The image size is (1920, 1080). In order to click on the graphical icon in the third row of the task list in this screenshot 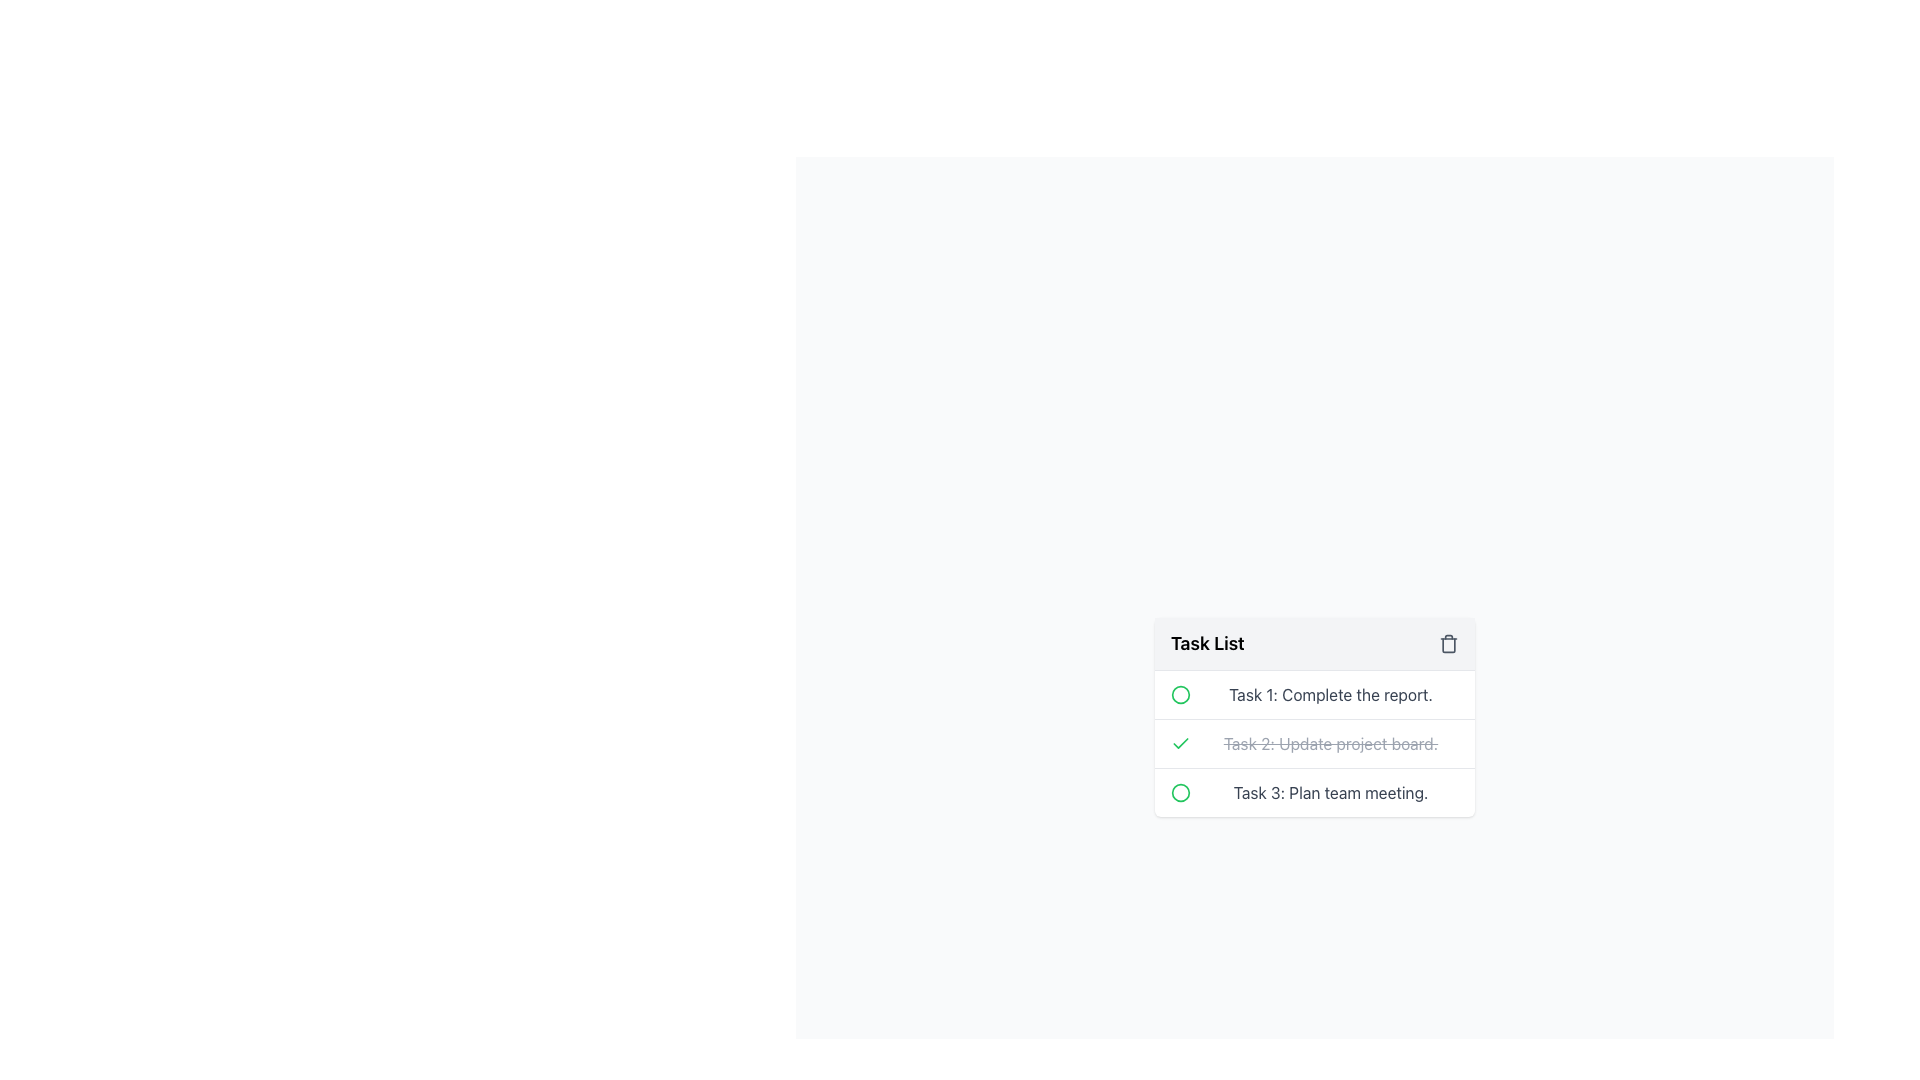, I will do `click(1180, 790)`.